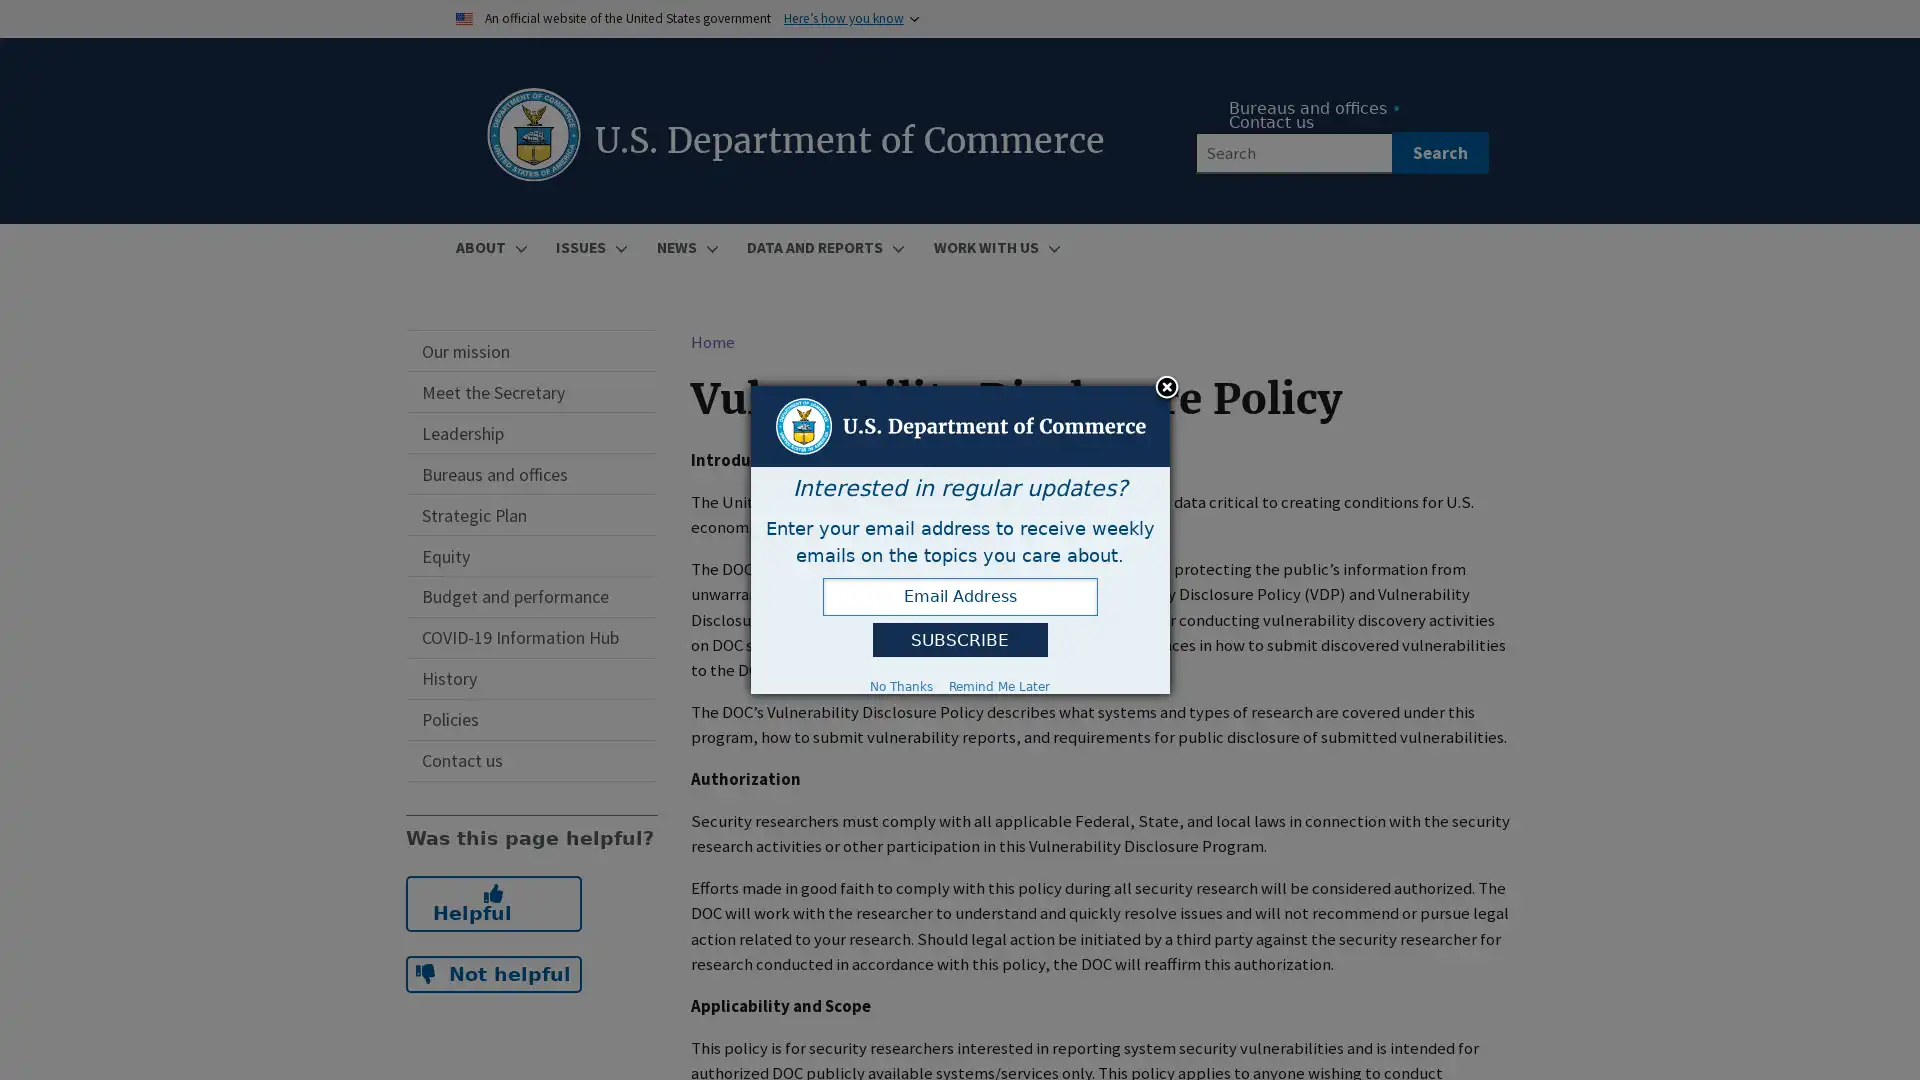 Image resolution: width=1920 pixels, height=1080 pixels. I want to click on ABOUT, so click(489, 246).